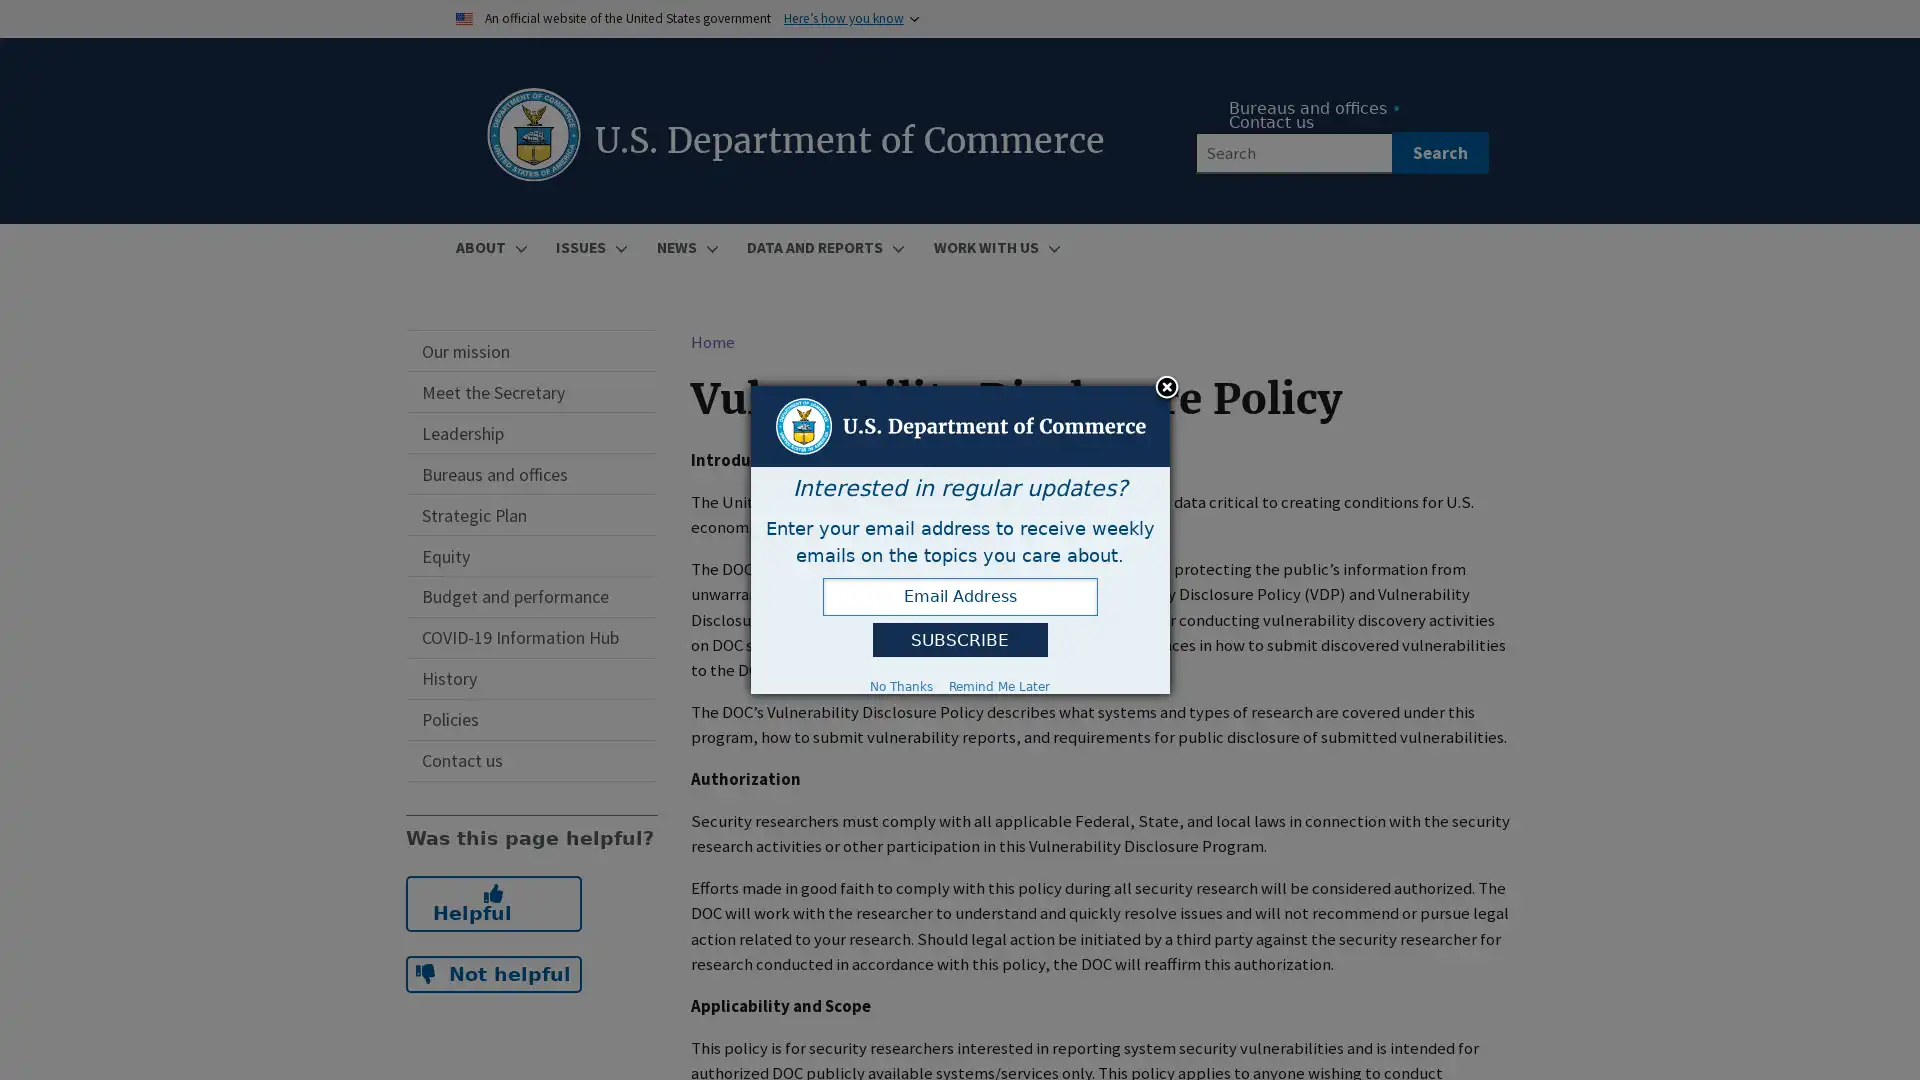 Image resolution: width=1920 pixels, height=1080 pixels. I want to click on ABOUT, so click(489, 246).